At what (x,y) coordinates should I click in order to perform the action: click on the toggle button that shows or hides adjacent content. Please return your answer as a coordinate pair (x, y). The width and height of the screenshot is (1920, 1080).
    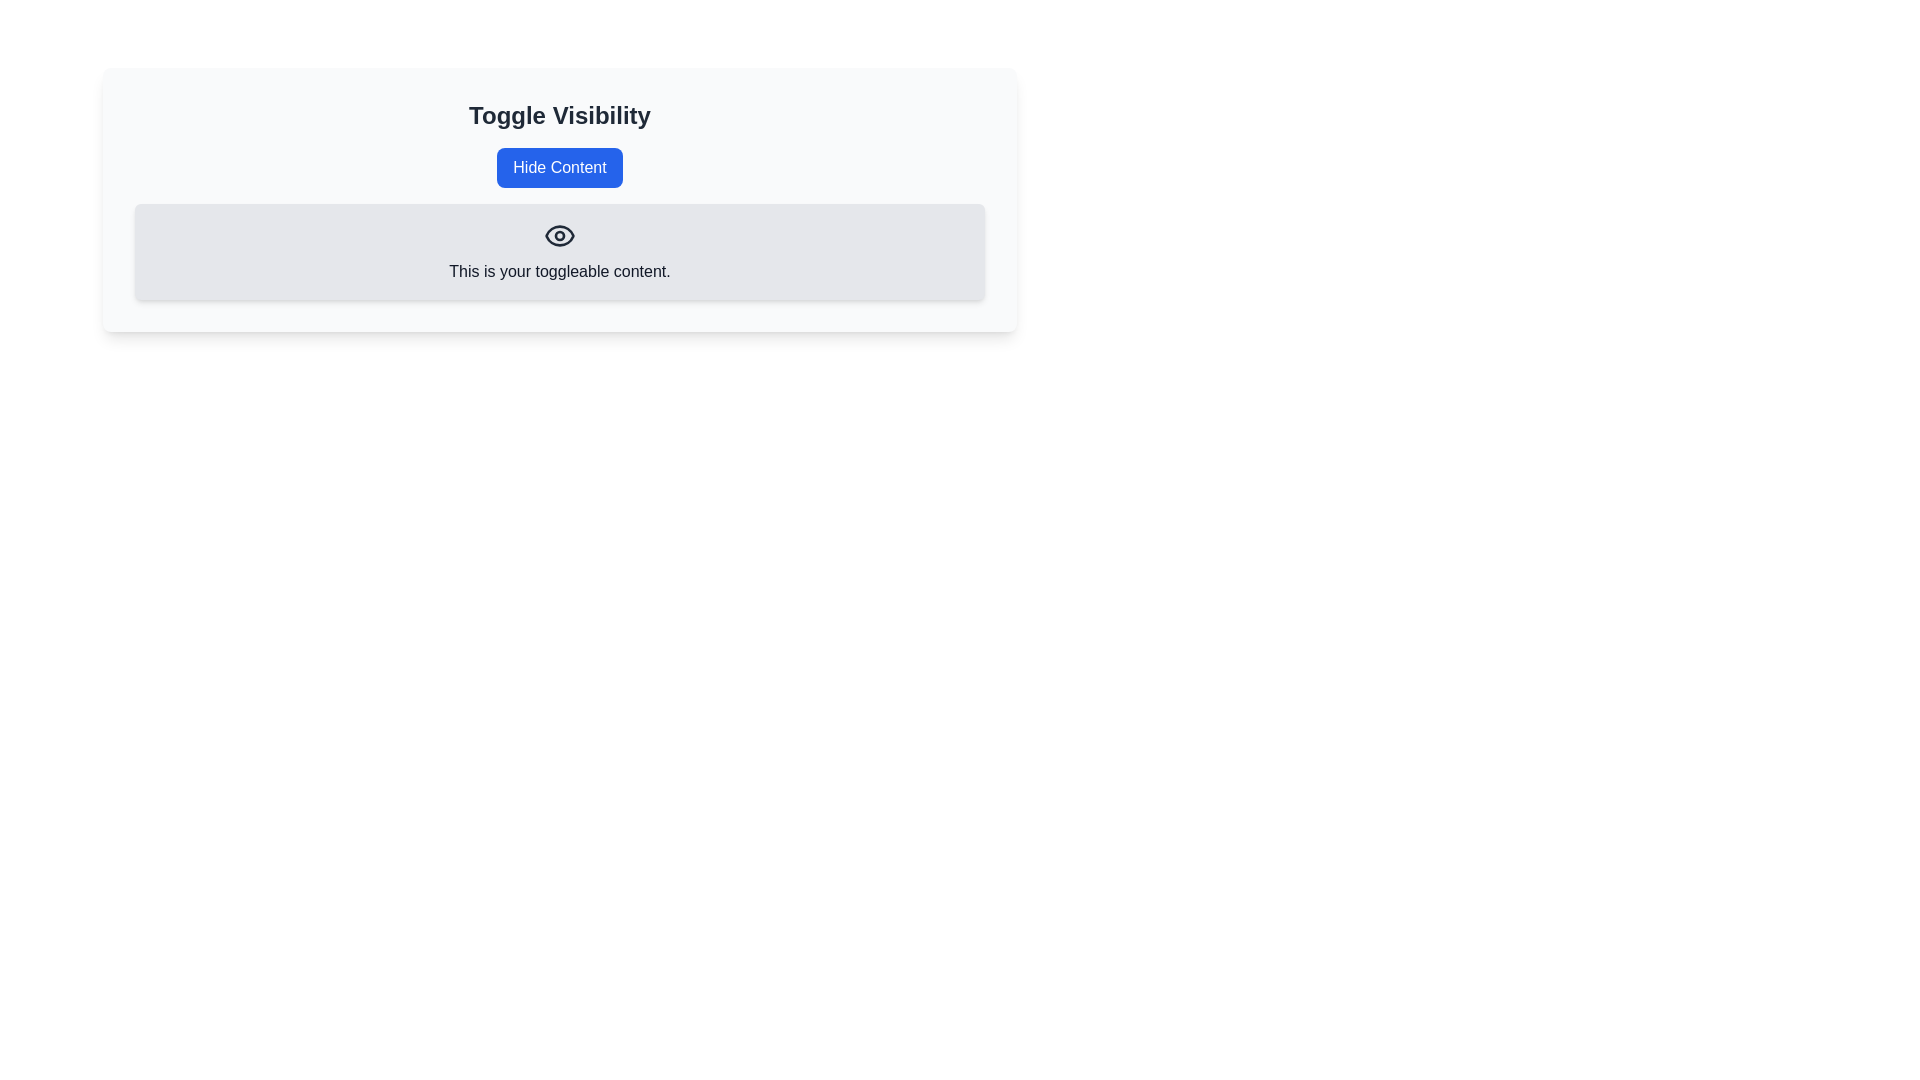
    Looking at the image, I should click on (560, 167).